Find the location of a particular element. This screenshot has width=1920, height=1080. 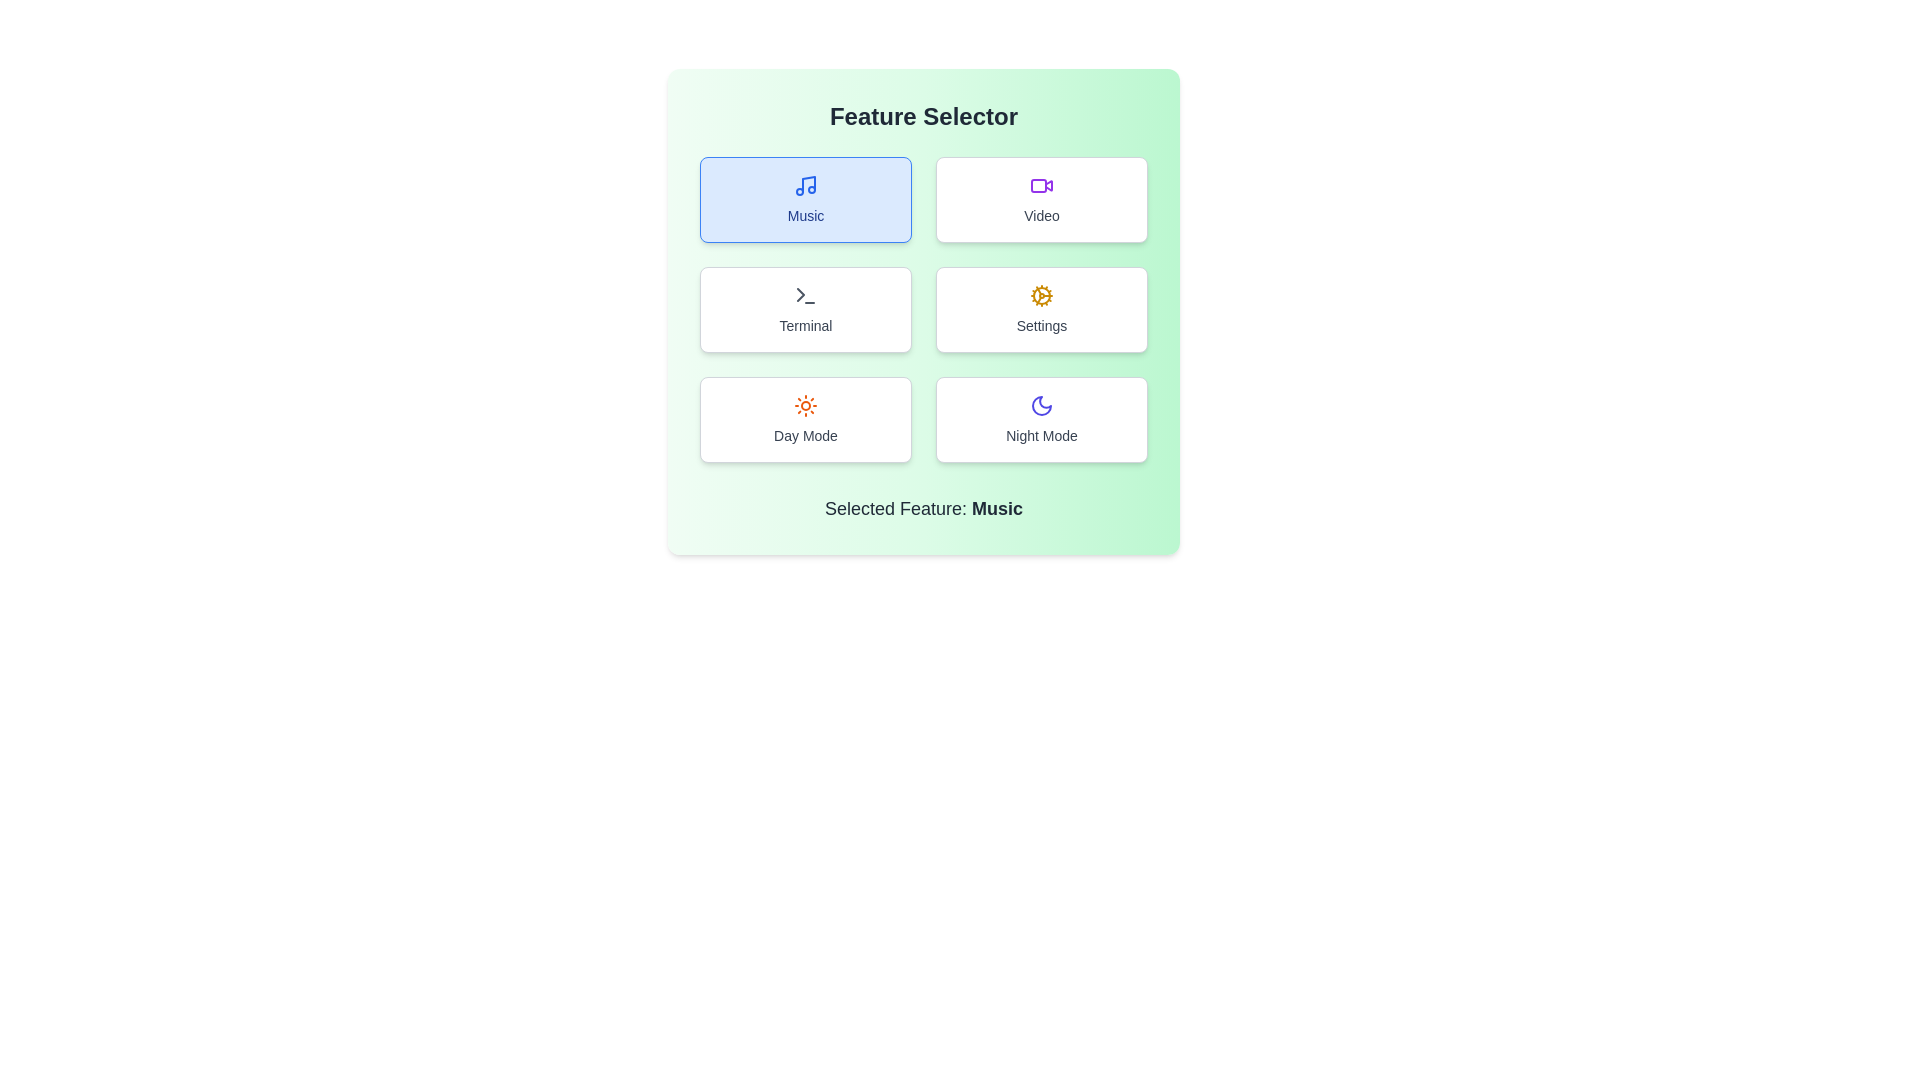

the triangle-like shape of the video camera icon located in the top-right quadrant of the grid layout, specifically at the center of the icon's play button design is located at coordinates (1048, 185).